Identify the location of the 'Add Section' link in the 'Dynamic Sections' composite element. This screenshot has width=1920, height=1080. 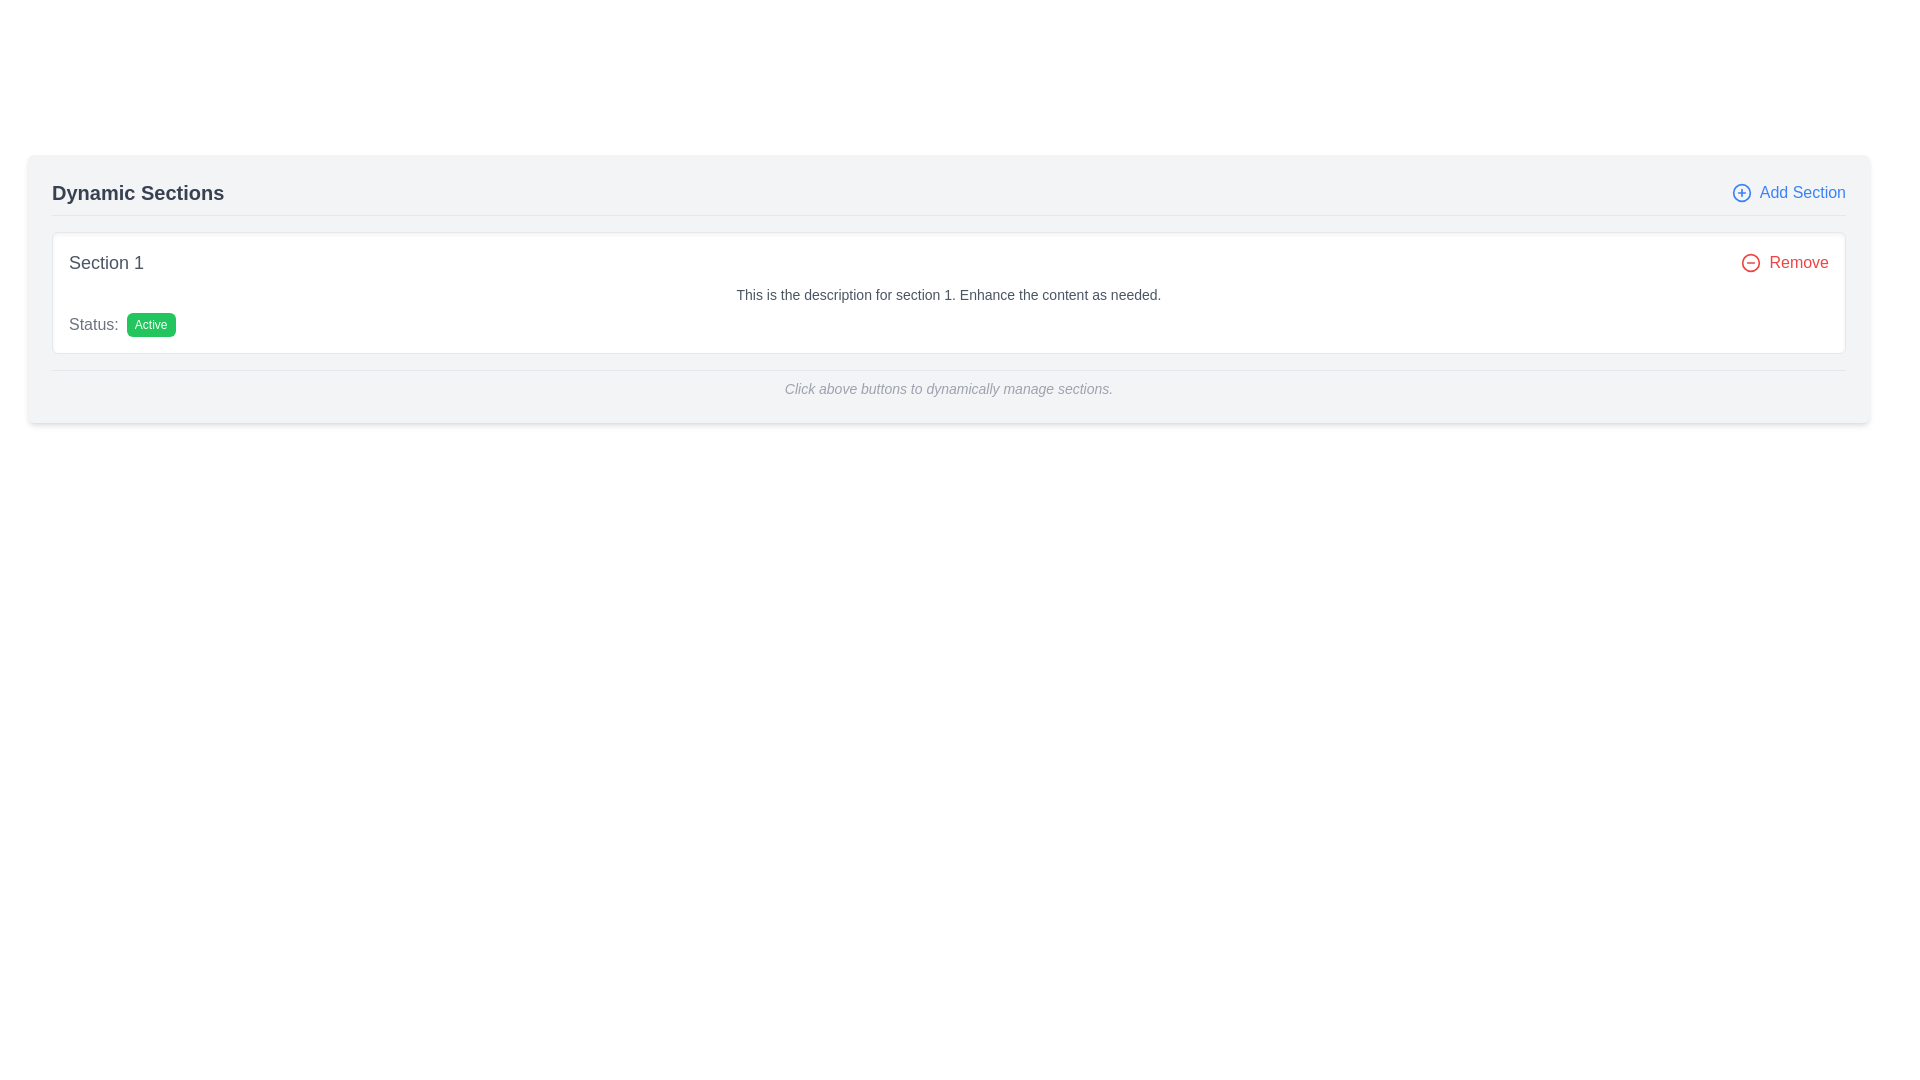
(948, 197).